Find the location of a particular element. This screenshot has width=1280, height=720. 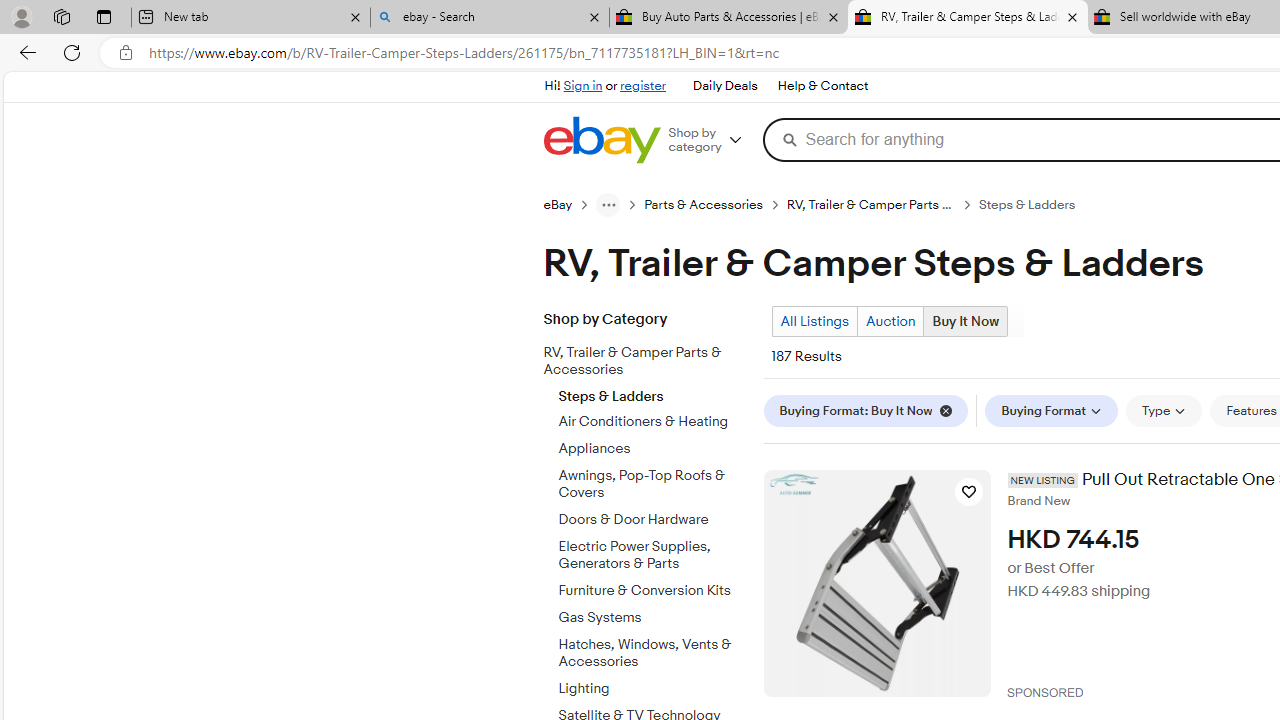

'All Listings' is located at coordinates (814, 320).